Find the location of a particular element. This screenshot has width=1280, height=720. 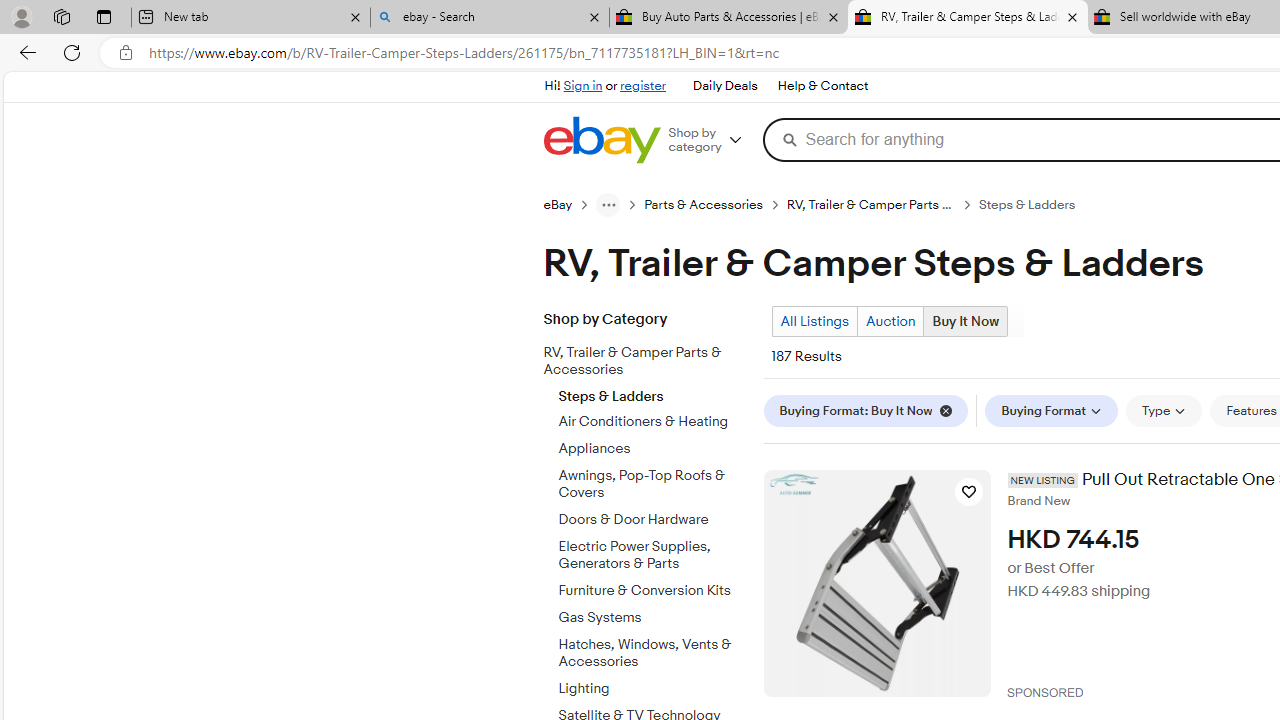

'All Listings' is located at coordinates (814, 320).